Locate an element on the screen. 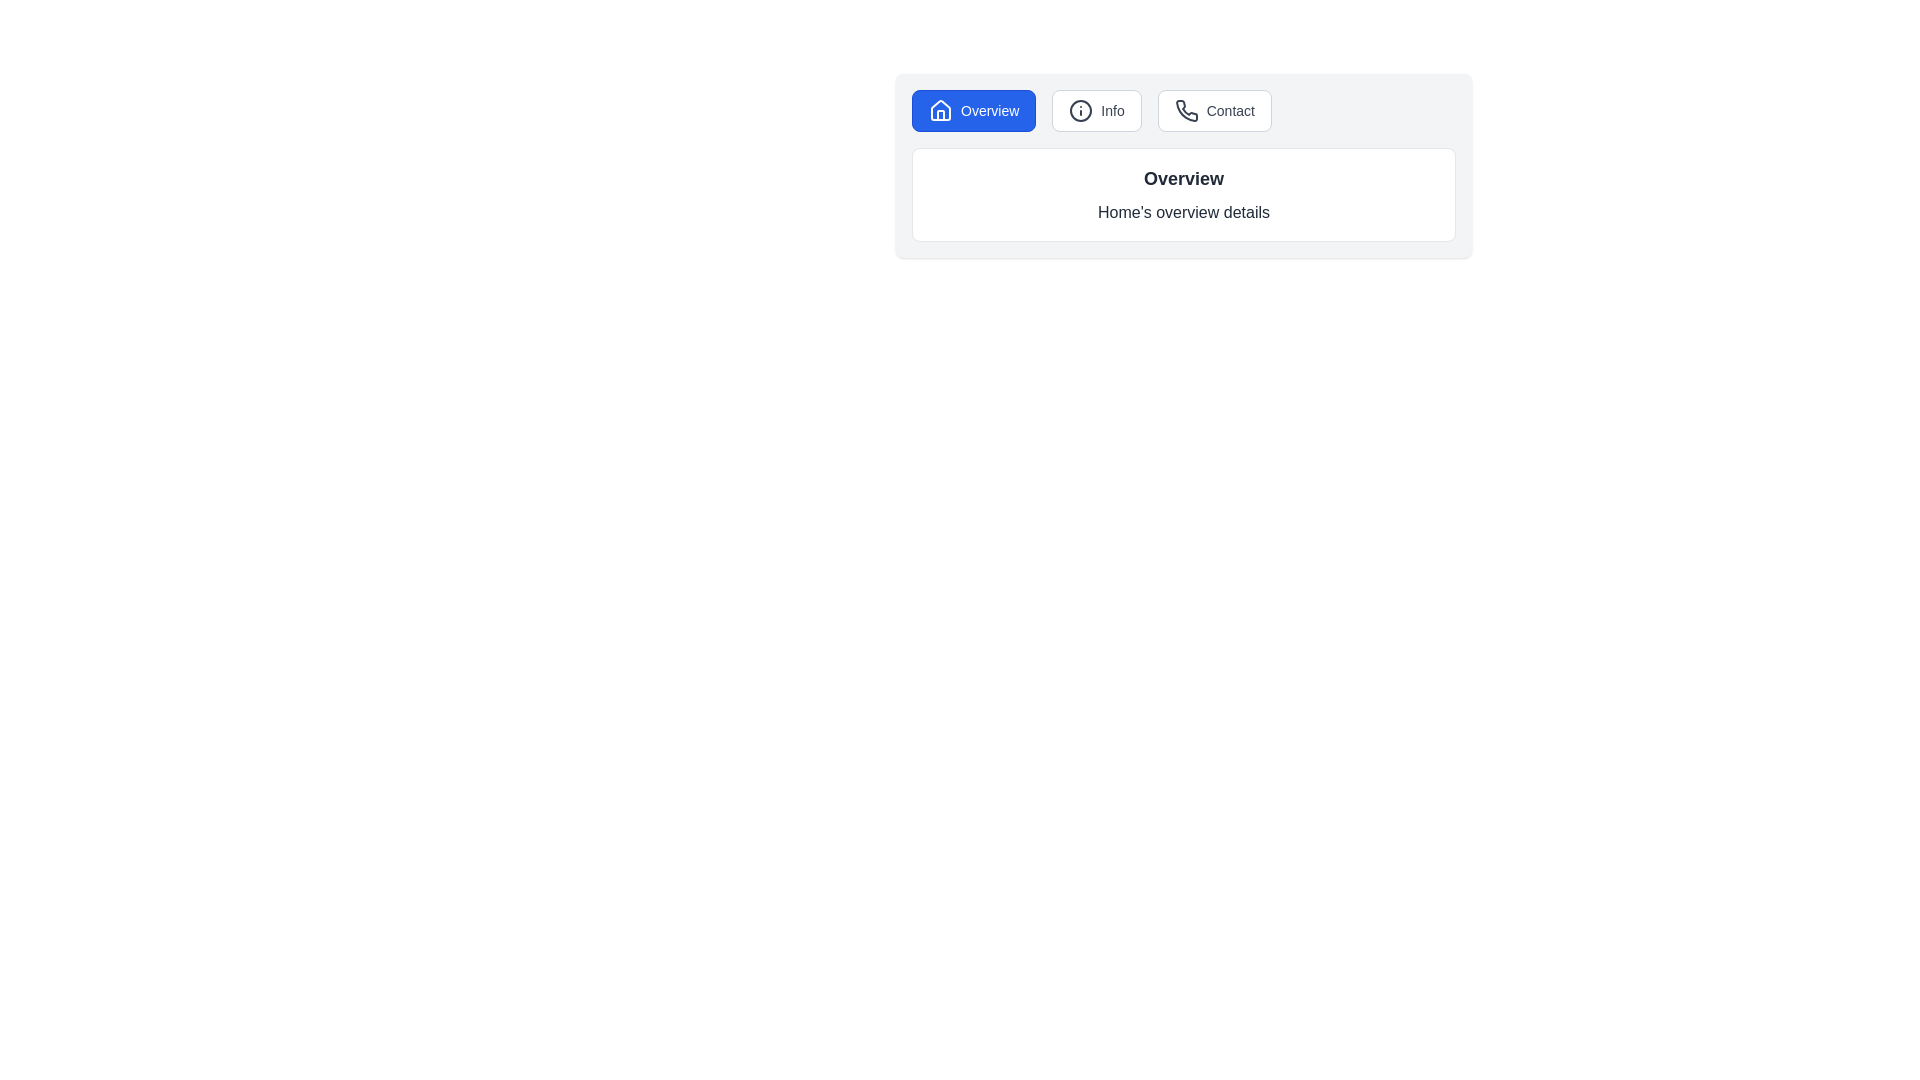 The height and width of the screenshot is (1080, 1920). the Overview tab to view its content is located at coordinates (974, 111).